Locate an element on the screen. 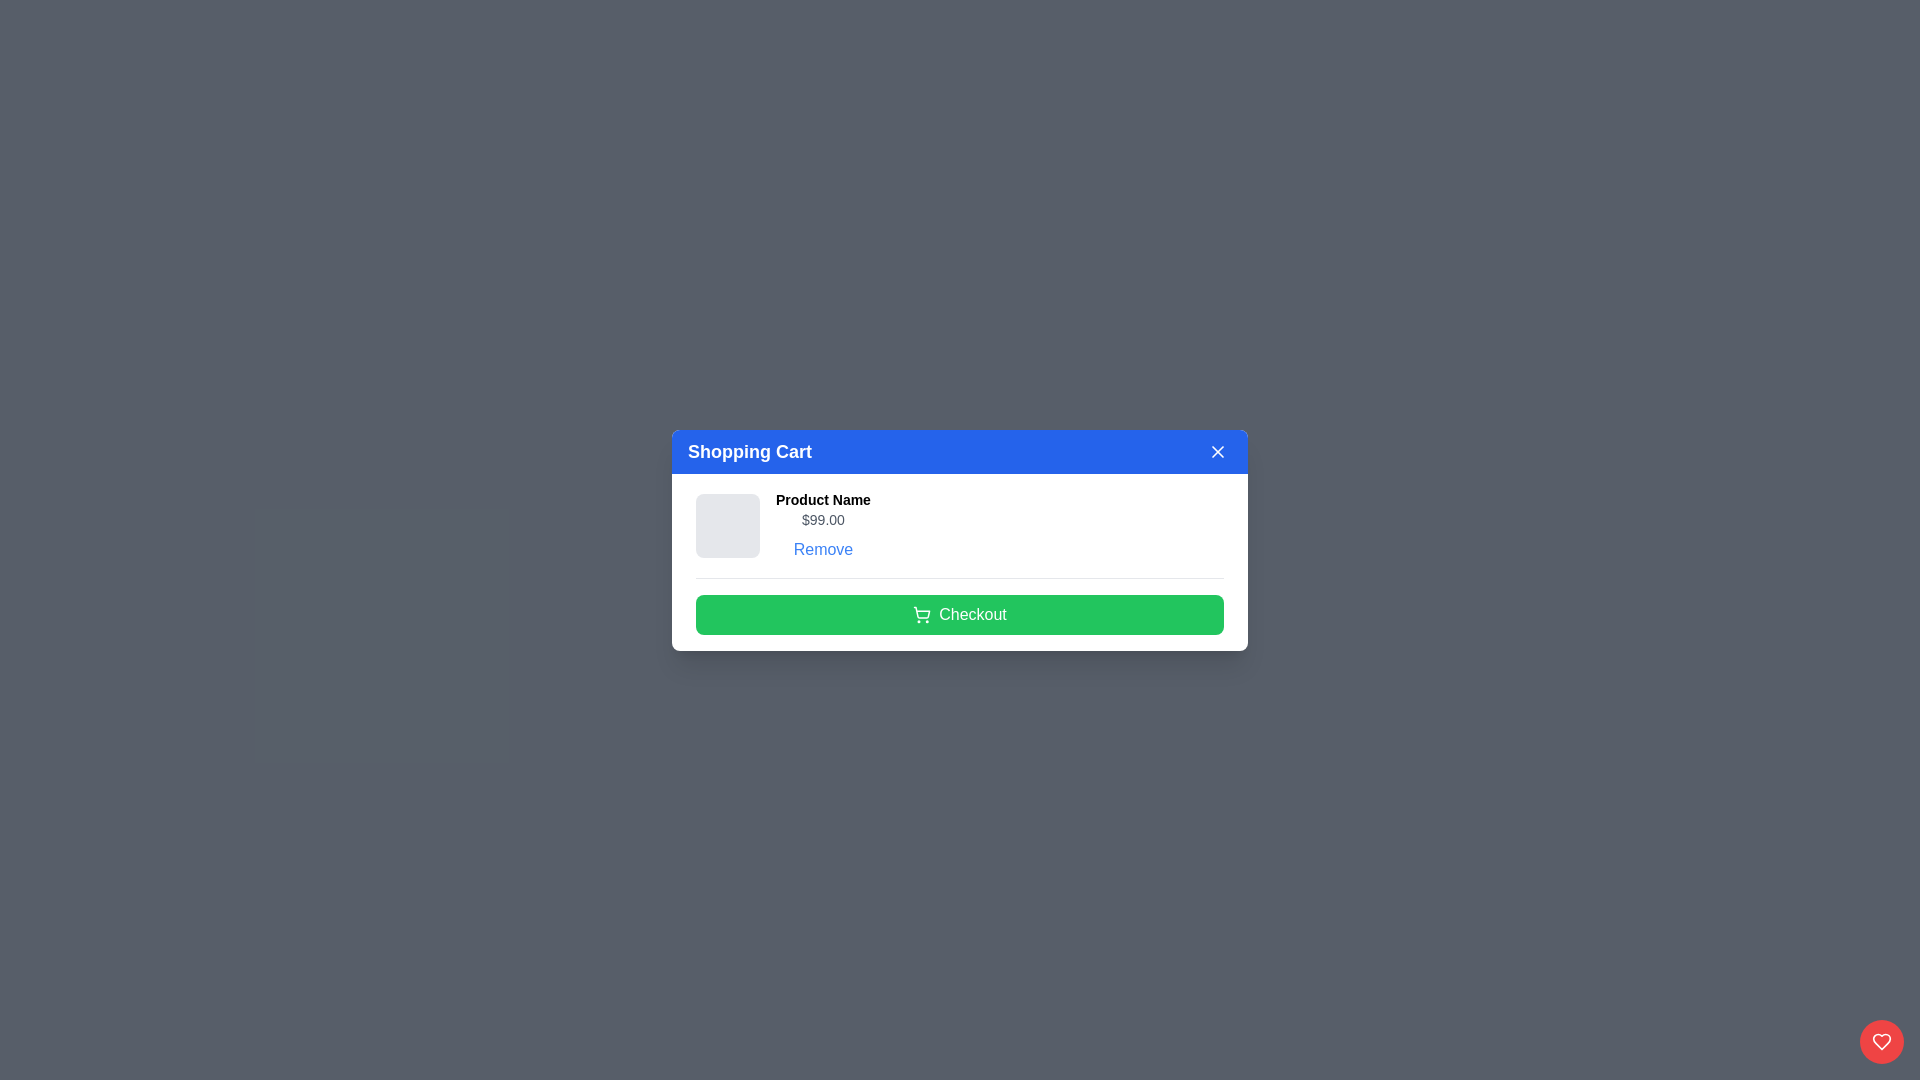 Image resolution: width=1920 pixels, height=1080 pixels. the shopping cart icon element, which is a stylized outline with curved lines located on the second line of the graphic, slightly above and to the left of the wheels is located at coordinates (921, 611).